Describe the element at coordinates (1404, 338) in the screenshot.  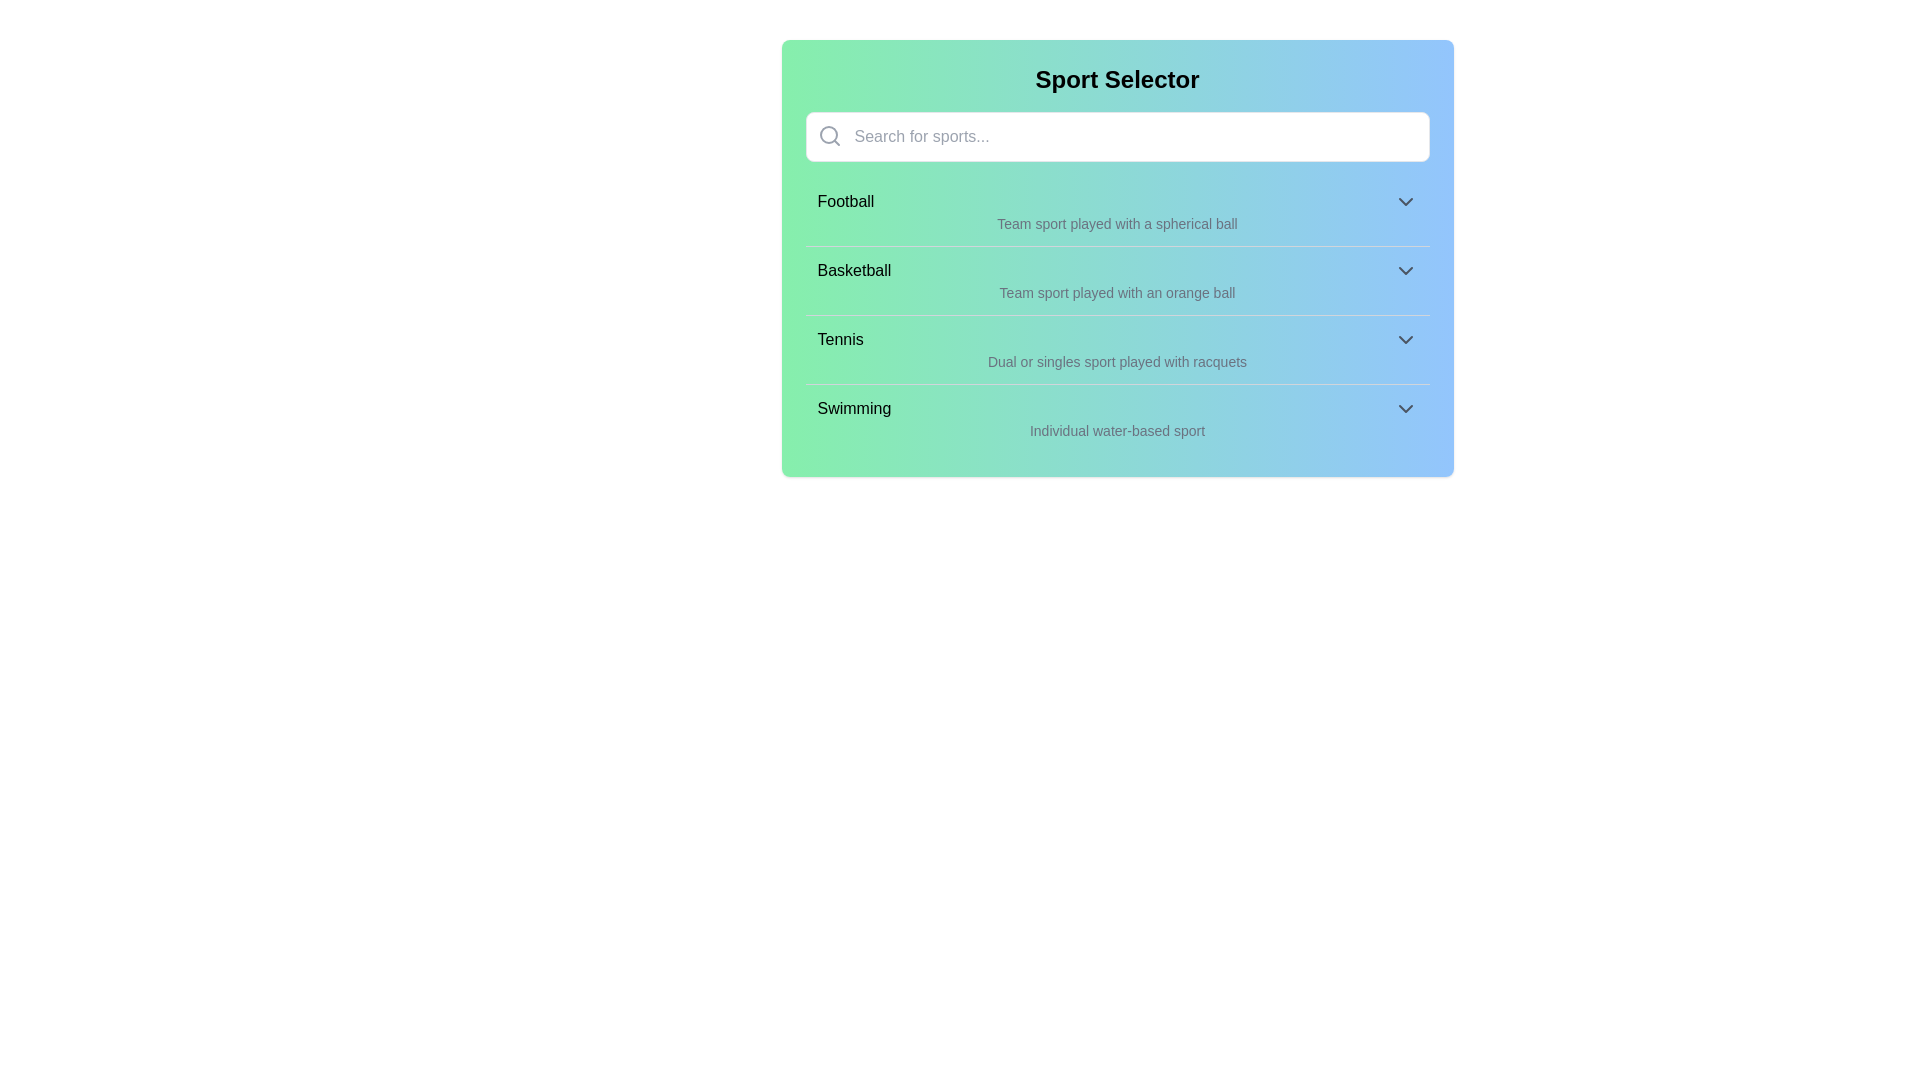
I see `the Dropdown indicator (chevron icon) located at the rightmost position of the 'Tennis' row in the sports list` at that location.